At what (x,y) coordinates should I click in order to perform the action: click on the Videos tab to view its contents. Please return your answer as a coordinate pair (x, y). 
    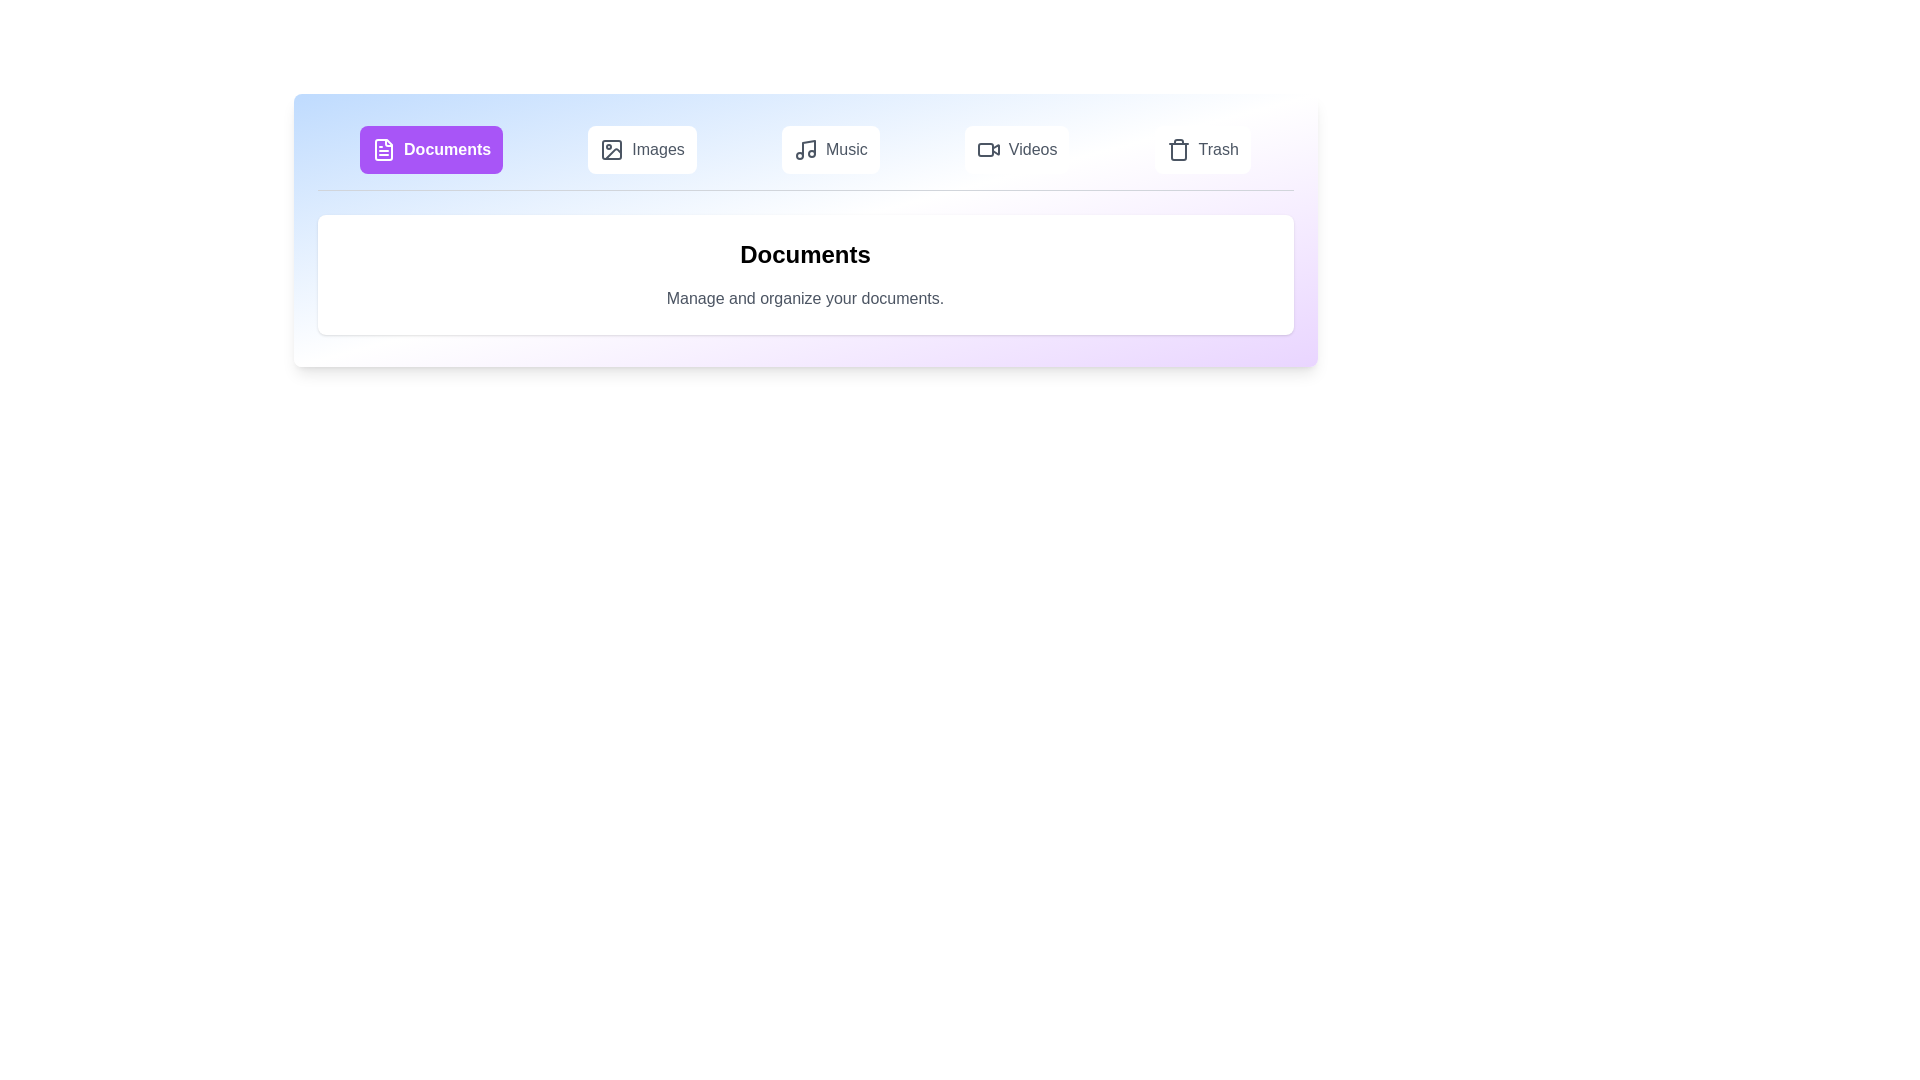
    Looking at the image, I should click on (1017, 149).